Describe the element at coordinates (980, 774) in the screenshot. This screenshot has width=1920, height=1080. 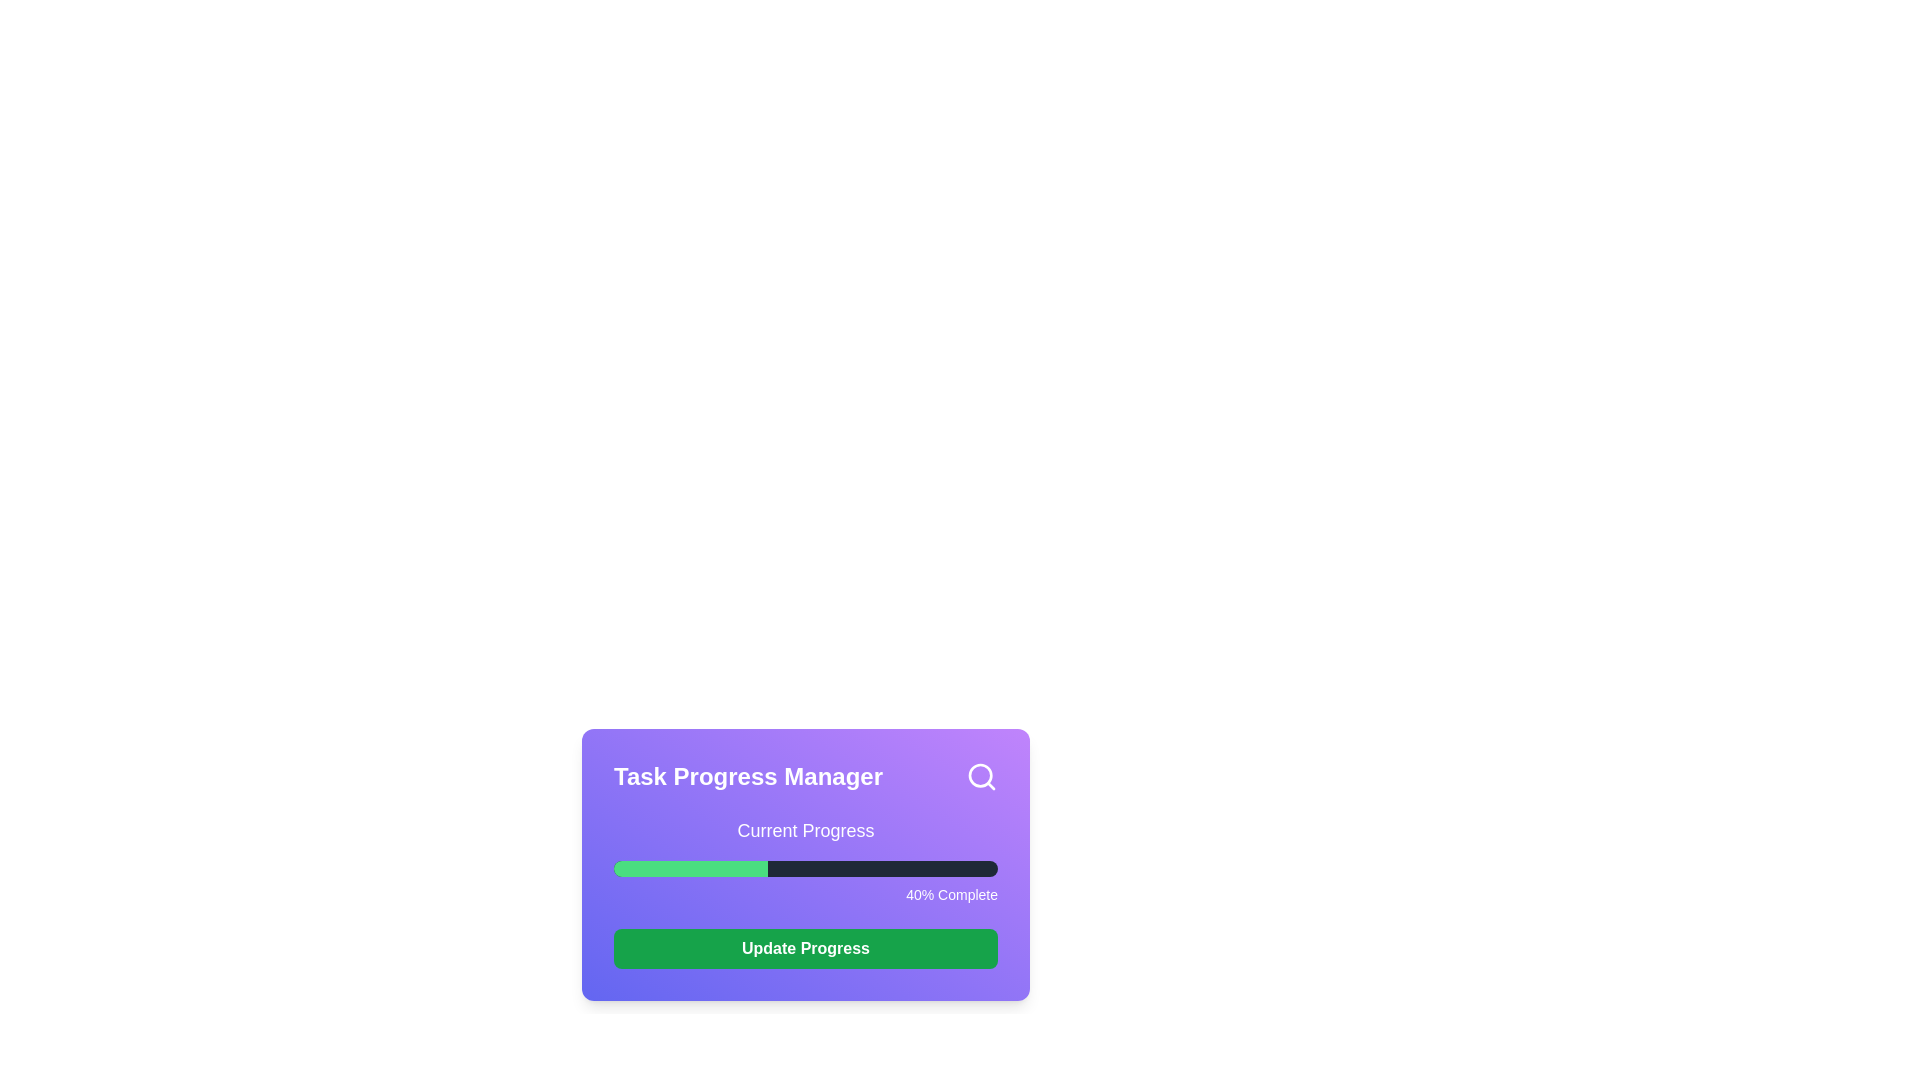
I see `the circular graphic element representing the lens of the magnifying glass icon located at the top-right corner of the 'Task Progress Manager' card for accessibility purposes` at that location.